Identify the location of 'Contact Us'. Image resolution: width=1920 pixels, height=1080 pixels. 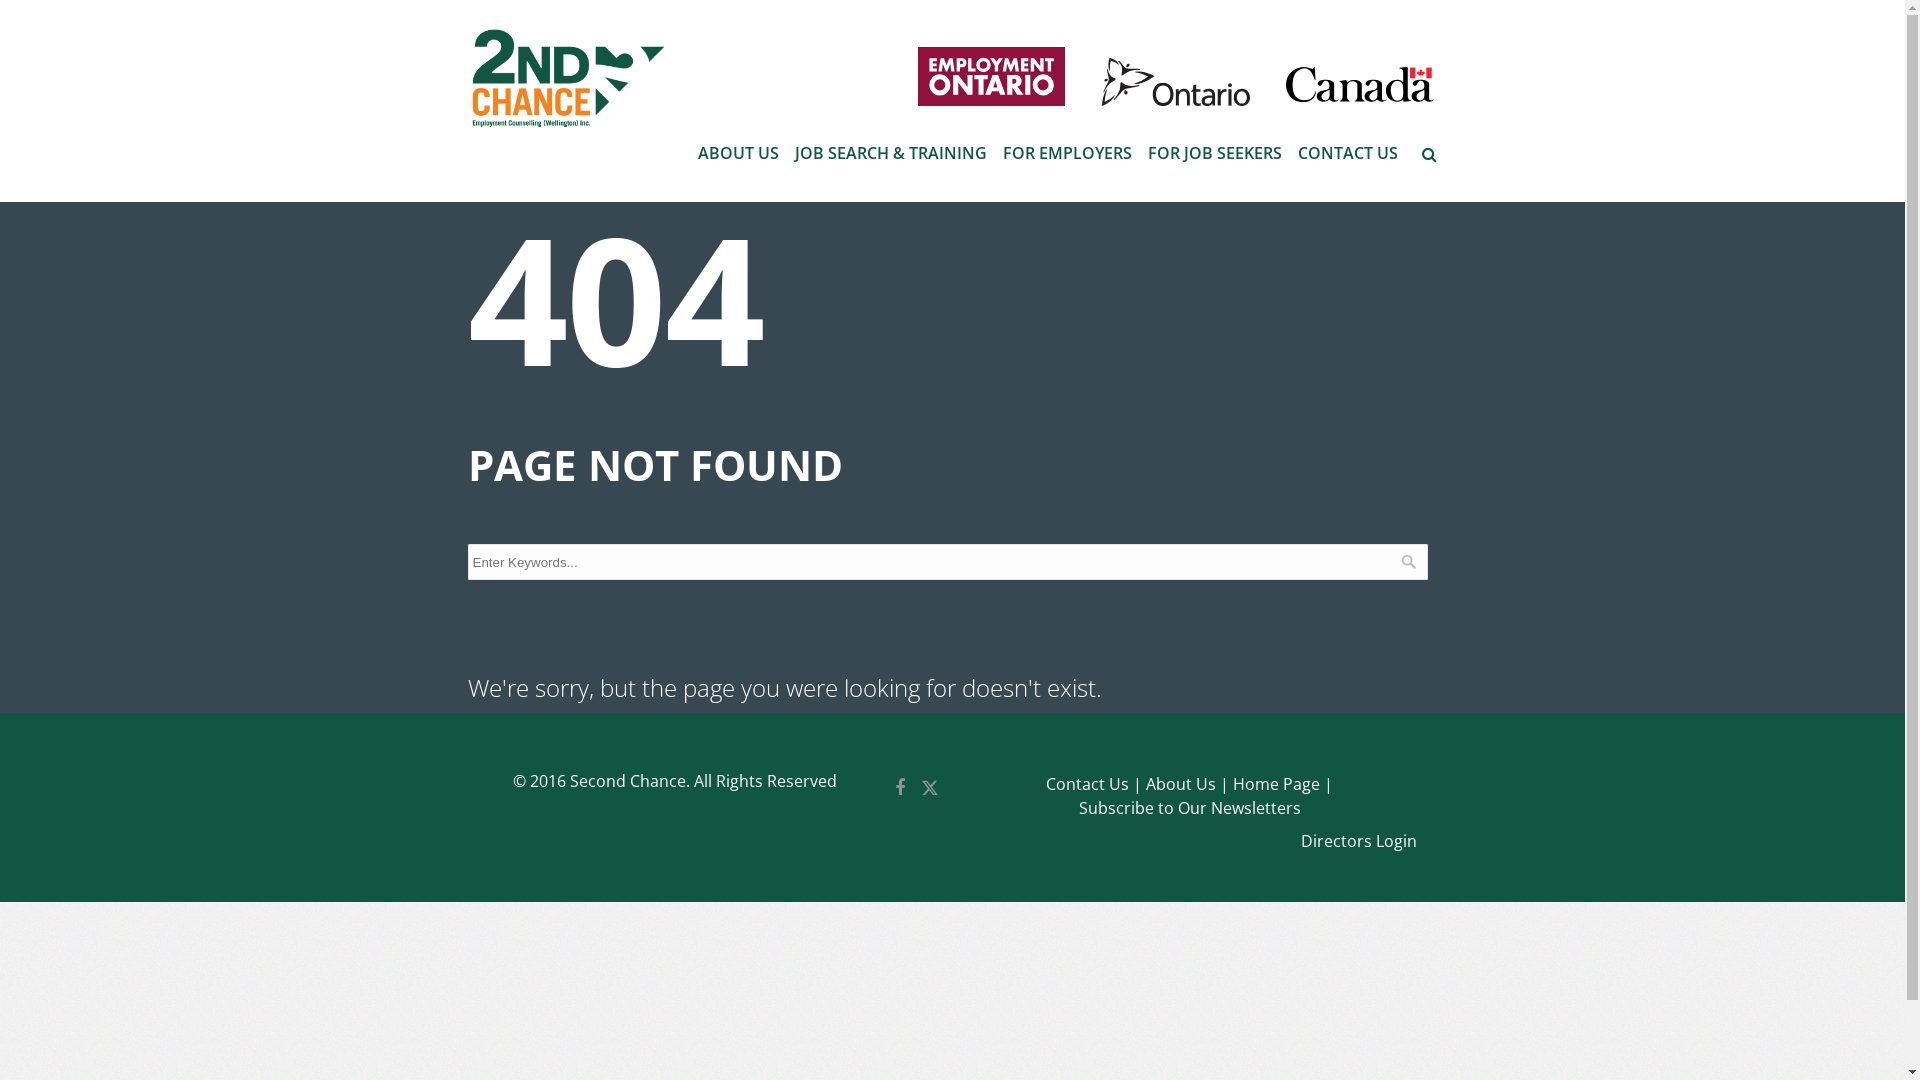
(1045, 783).